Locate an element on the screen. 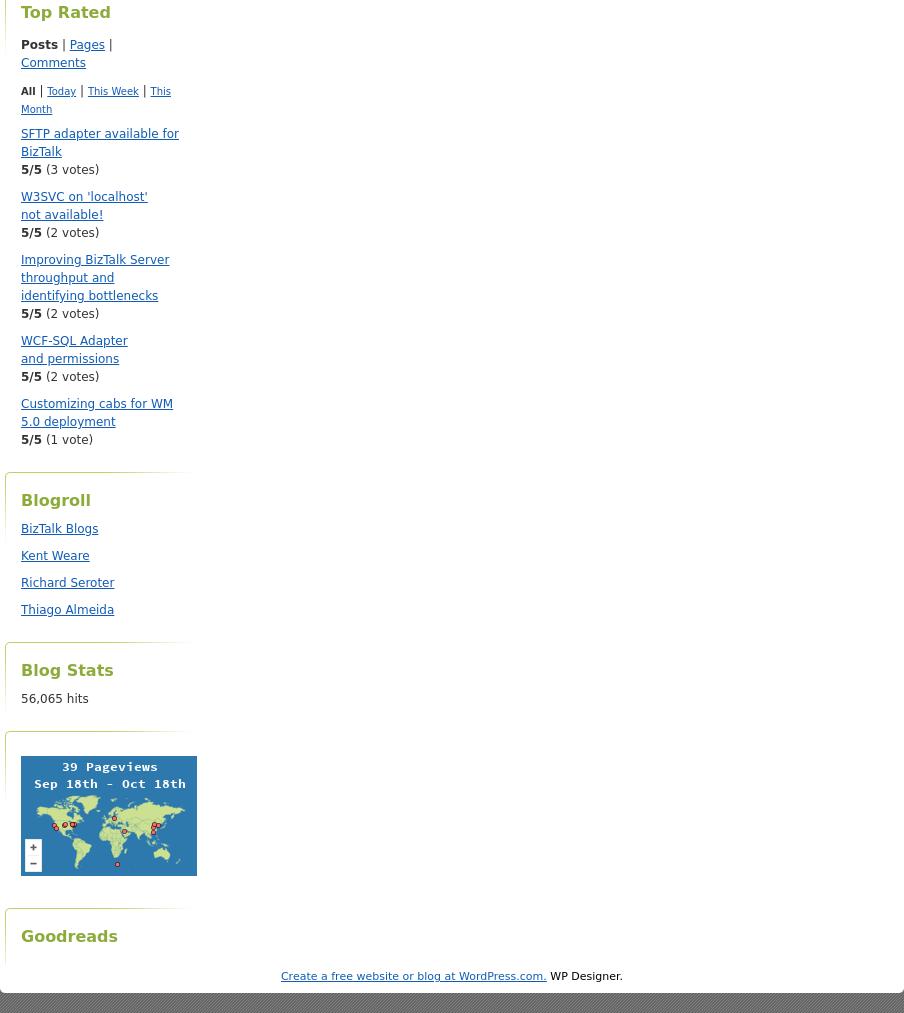 Image resolution: width=904 pixels, height=1013 pixels. 'Richard Seroter' is located at coordinates (67, 582).